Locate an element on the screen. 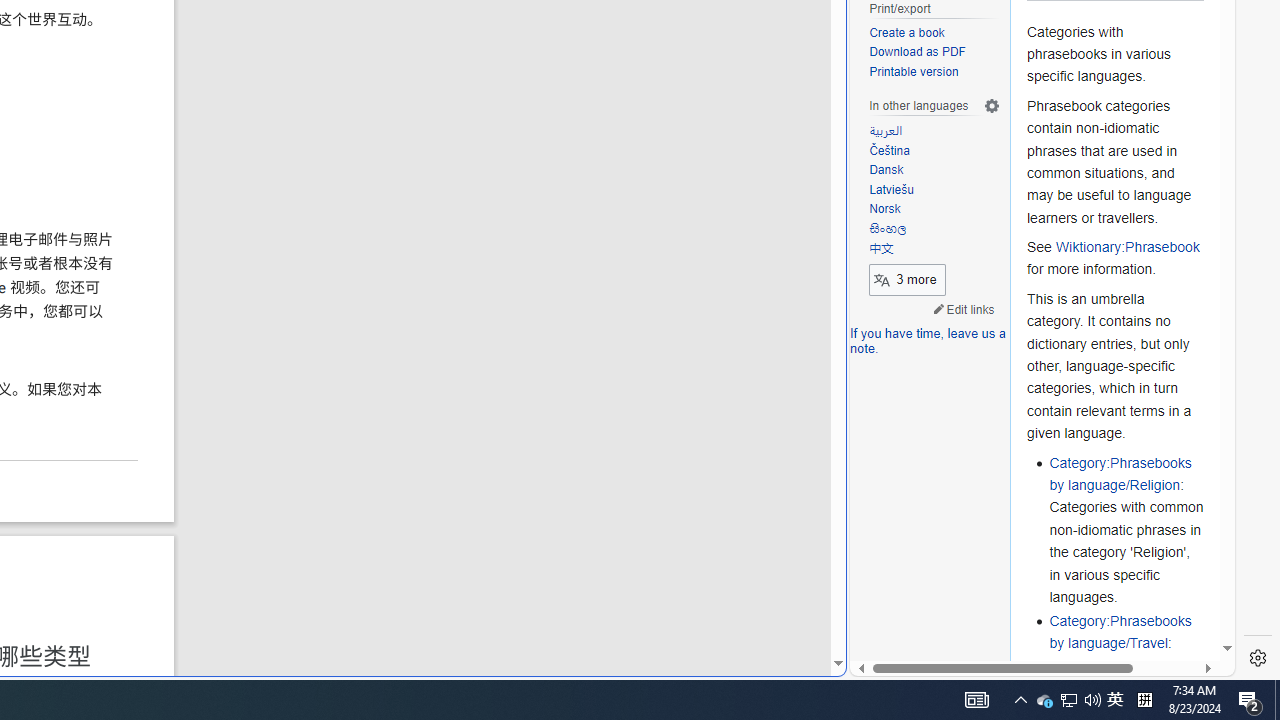  '3 more' is located at coordinates (906, 279).